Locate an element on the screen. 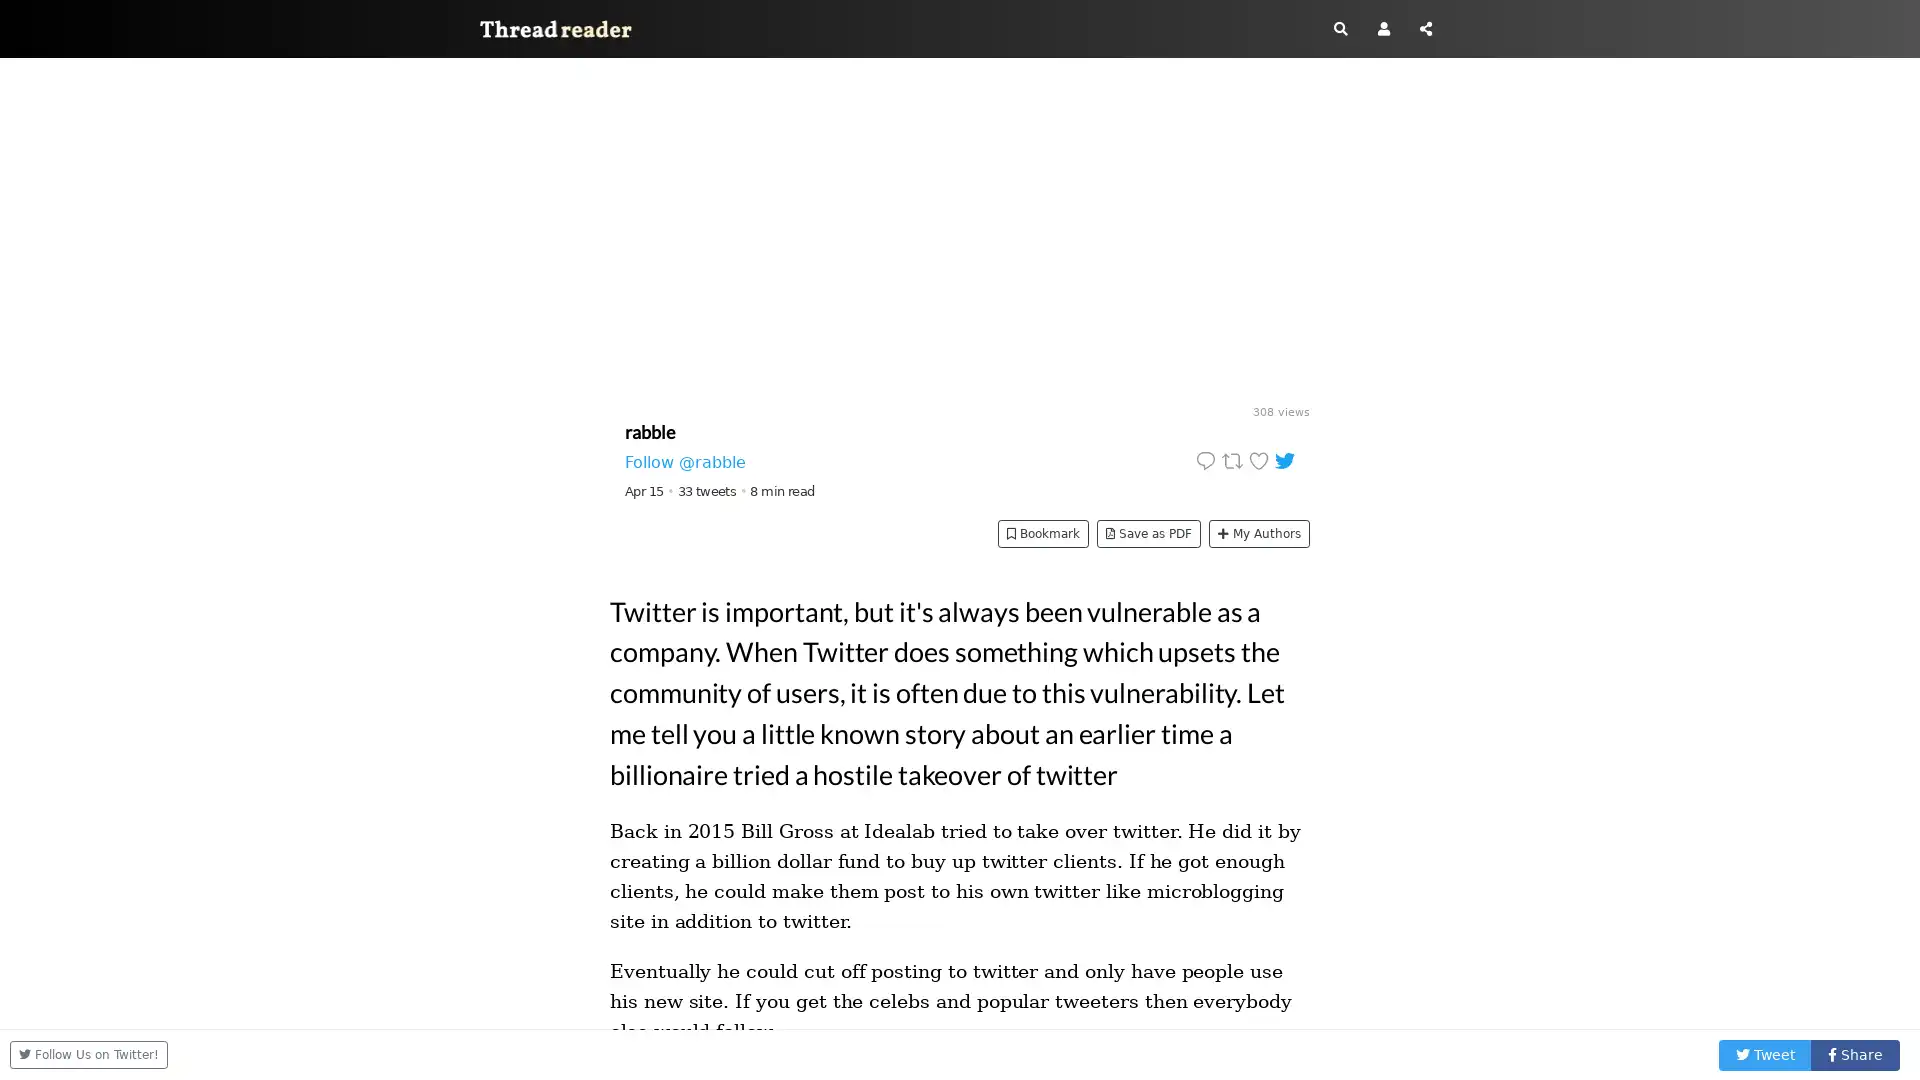 The width and height of the screenshot is (1920, 1080). Save as PDF is located at coordinates (1148, 532).